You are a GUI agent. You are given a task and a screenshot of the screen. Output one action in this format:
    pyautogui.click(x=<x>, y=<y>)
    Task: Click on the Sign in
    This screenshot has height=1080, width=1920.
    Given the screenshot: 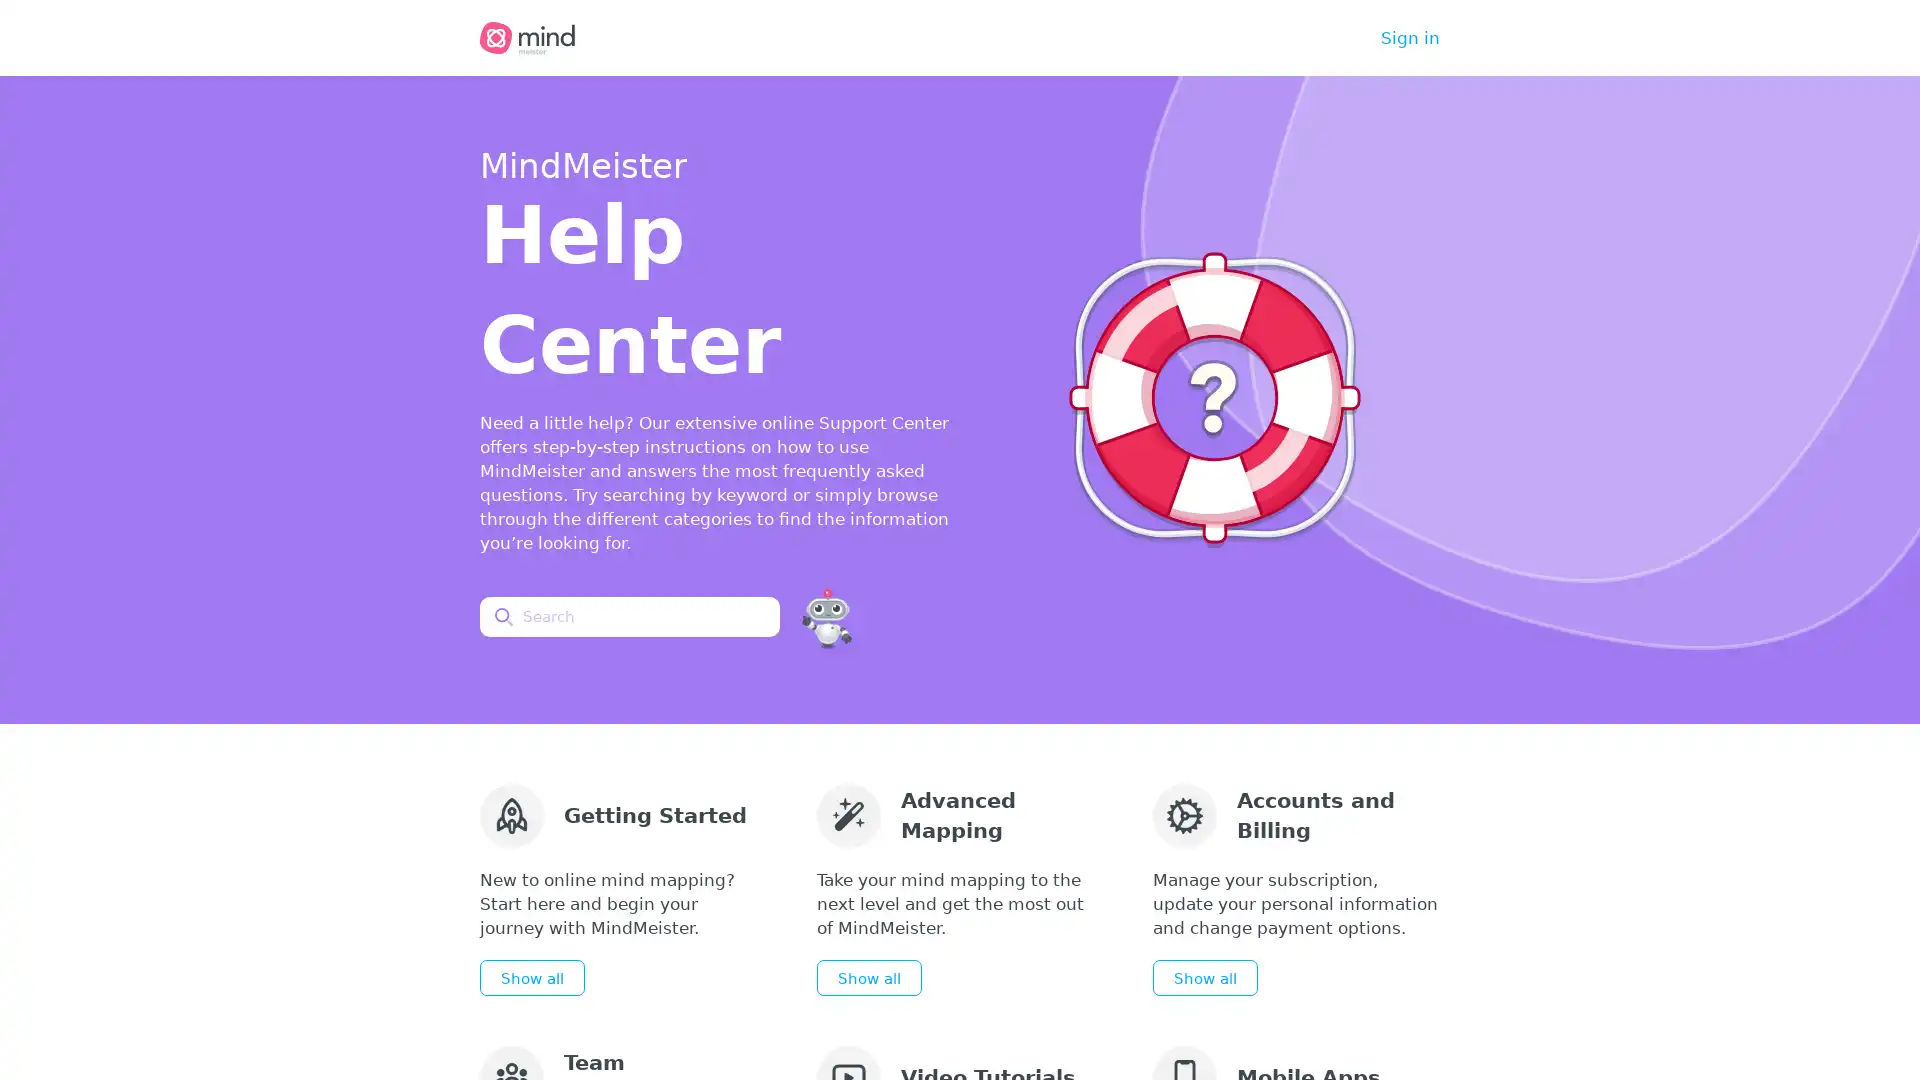 What is the action you would take?
    pyautogui.click(x=1409, y=38)
    